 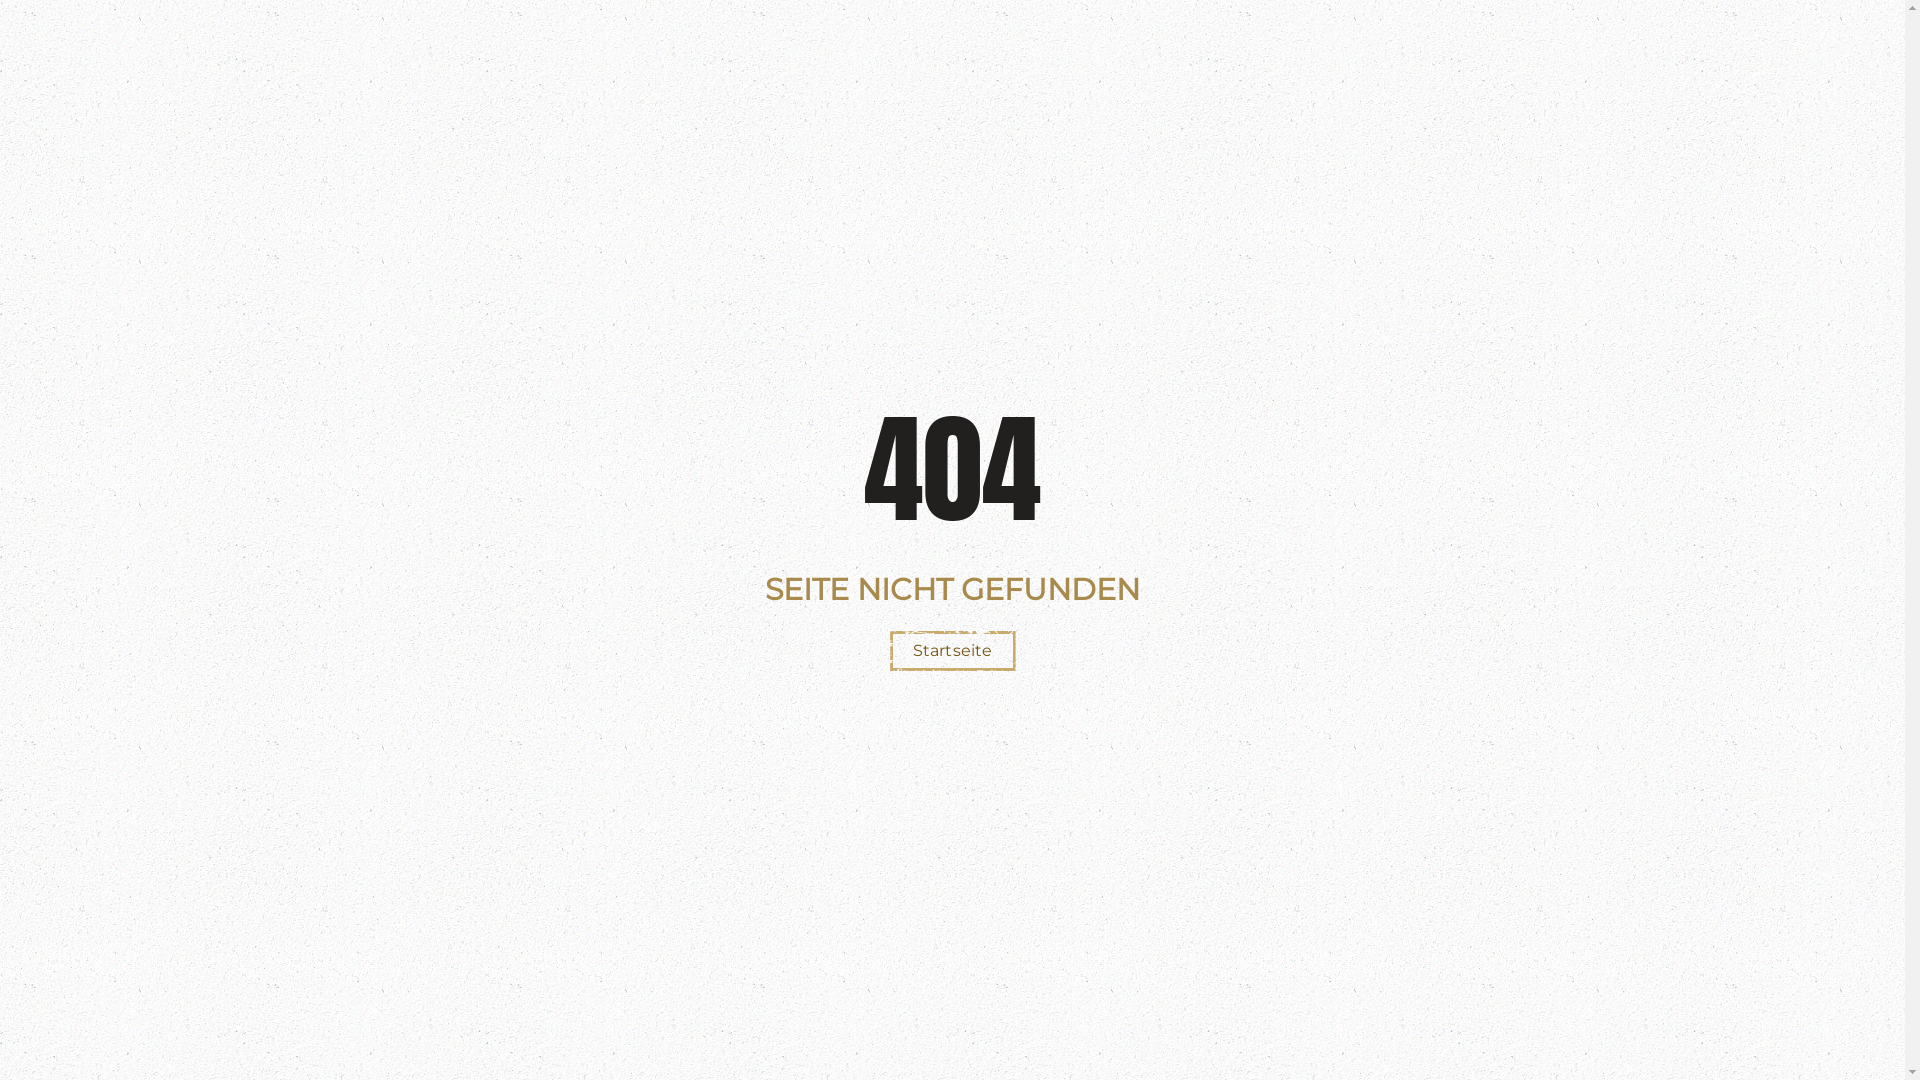 I want to click on 'Startseite', so click(x=888, y=651).